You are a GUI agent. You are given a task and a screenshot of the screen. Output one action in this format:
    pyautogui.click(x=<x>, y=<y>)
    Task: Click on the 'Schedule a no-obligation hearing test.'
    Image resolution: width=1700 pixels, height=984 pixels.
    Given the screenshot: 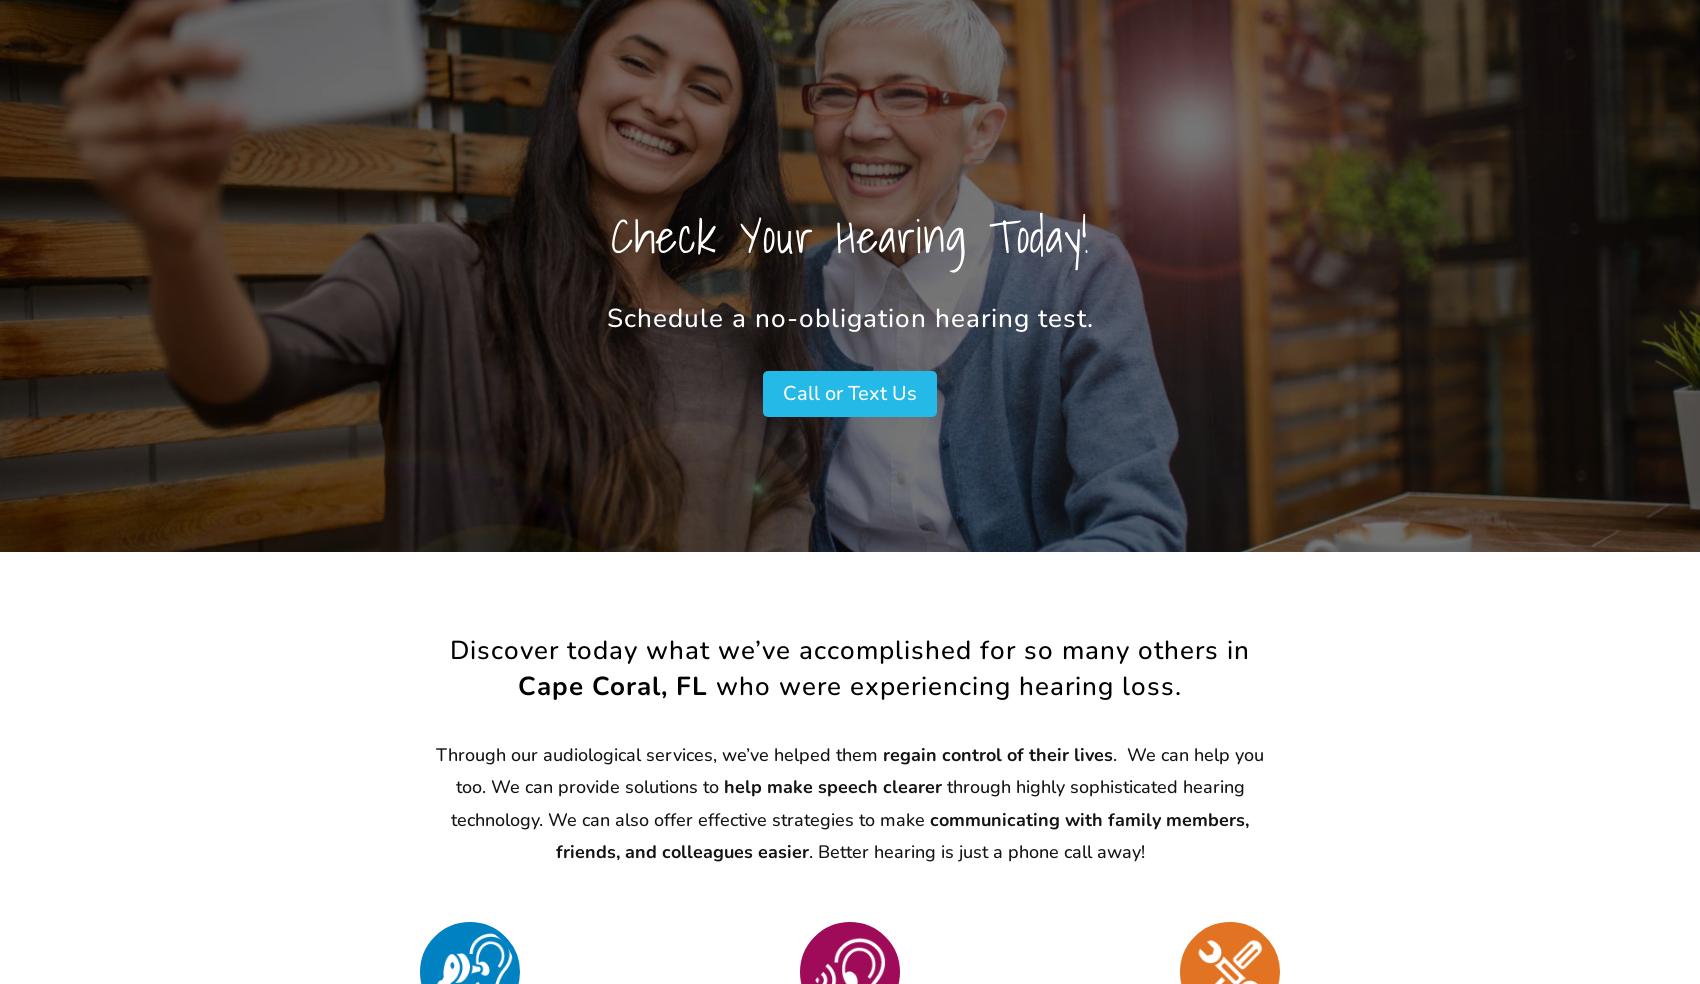 What is the action you would take?
    pyautogui.click(x=848, y=317)
    